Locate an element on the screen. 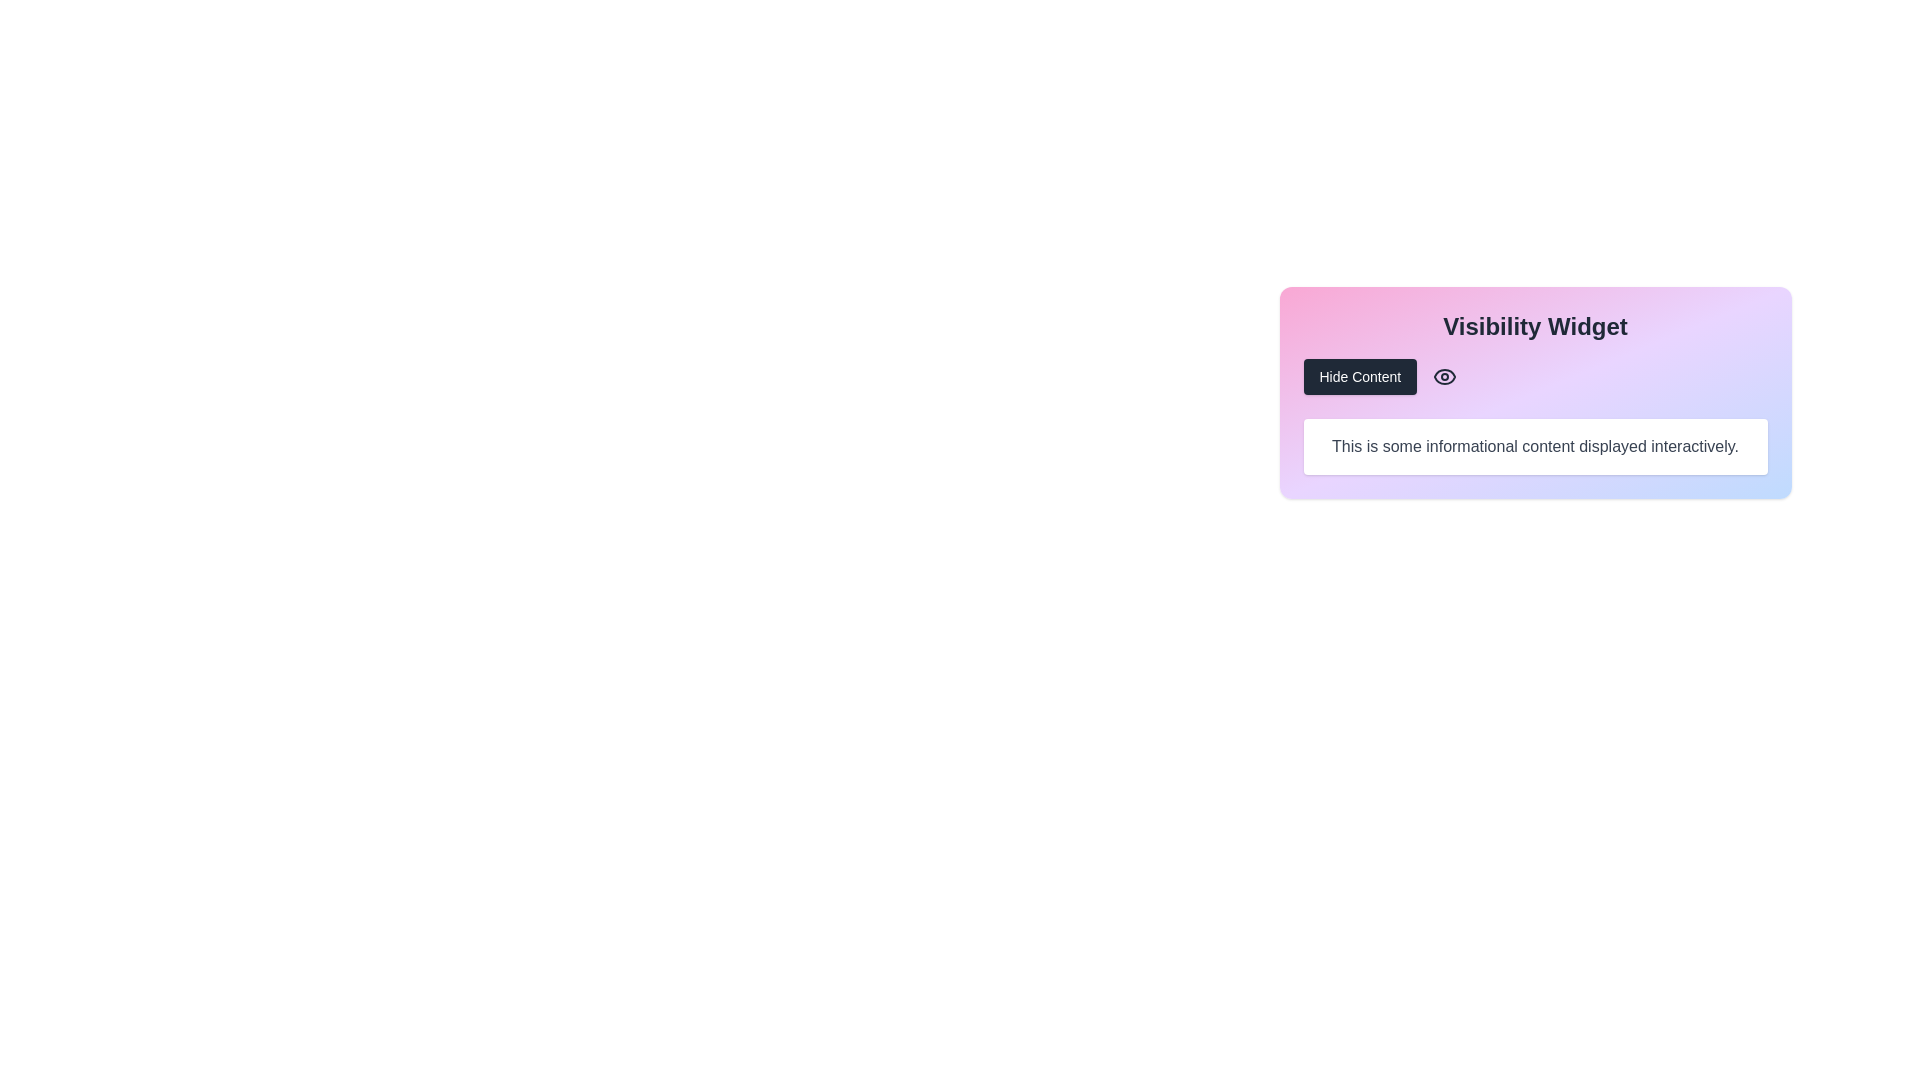  the informational Text Box with rounded corners and a white background, displaying the text 'This is some informational content displayed interactively.' is located at coordinates (1534, 446).